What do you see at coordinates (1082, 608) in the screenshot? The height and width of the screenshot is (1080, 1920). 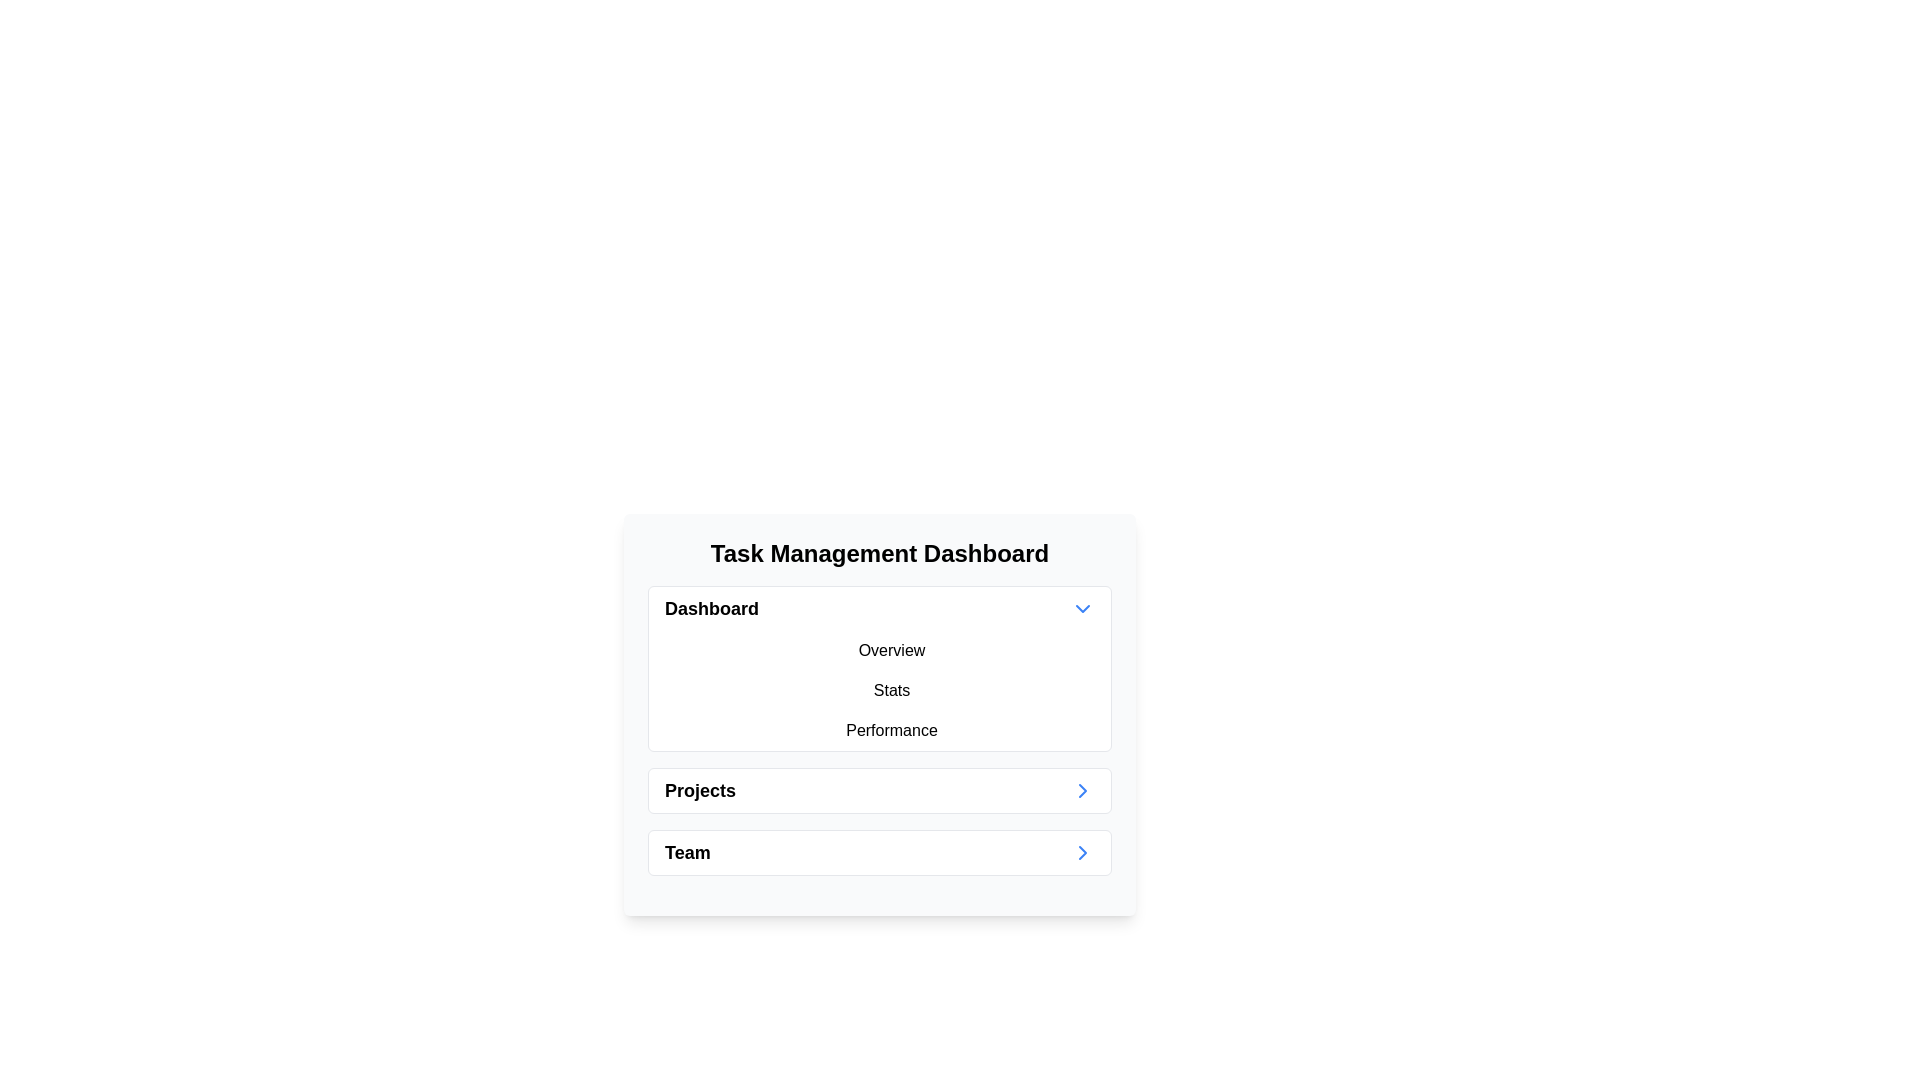 I see `the downward chevron icon used` at bounding box center [1082, 608].